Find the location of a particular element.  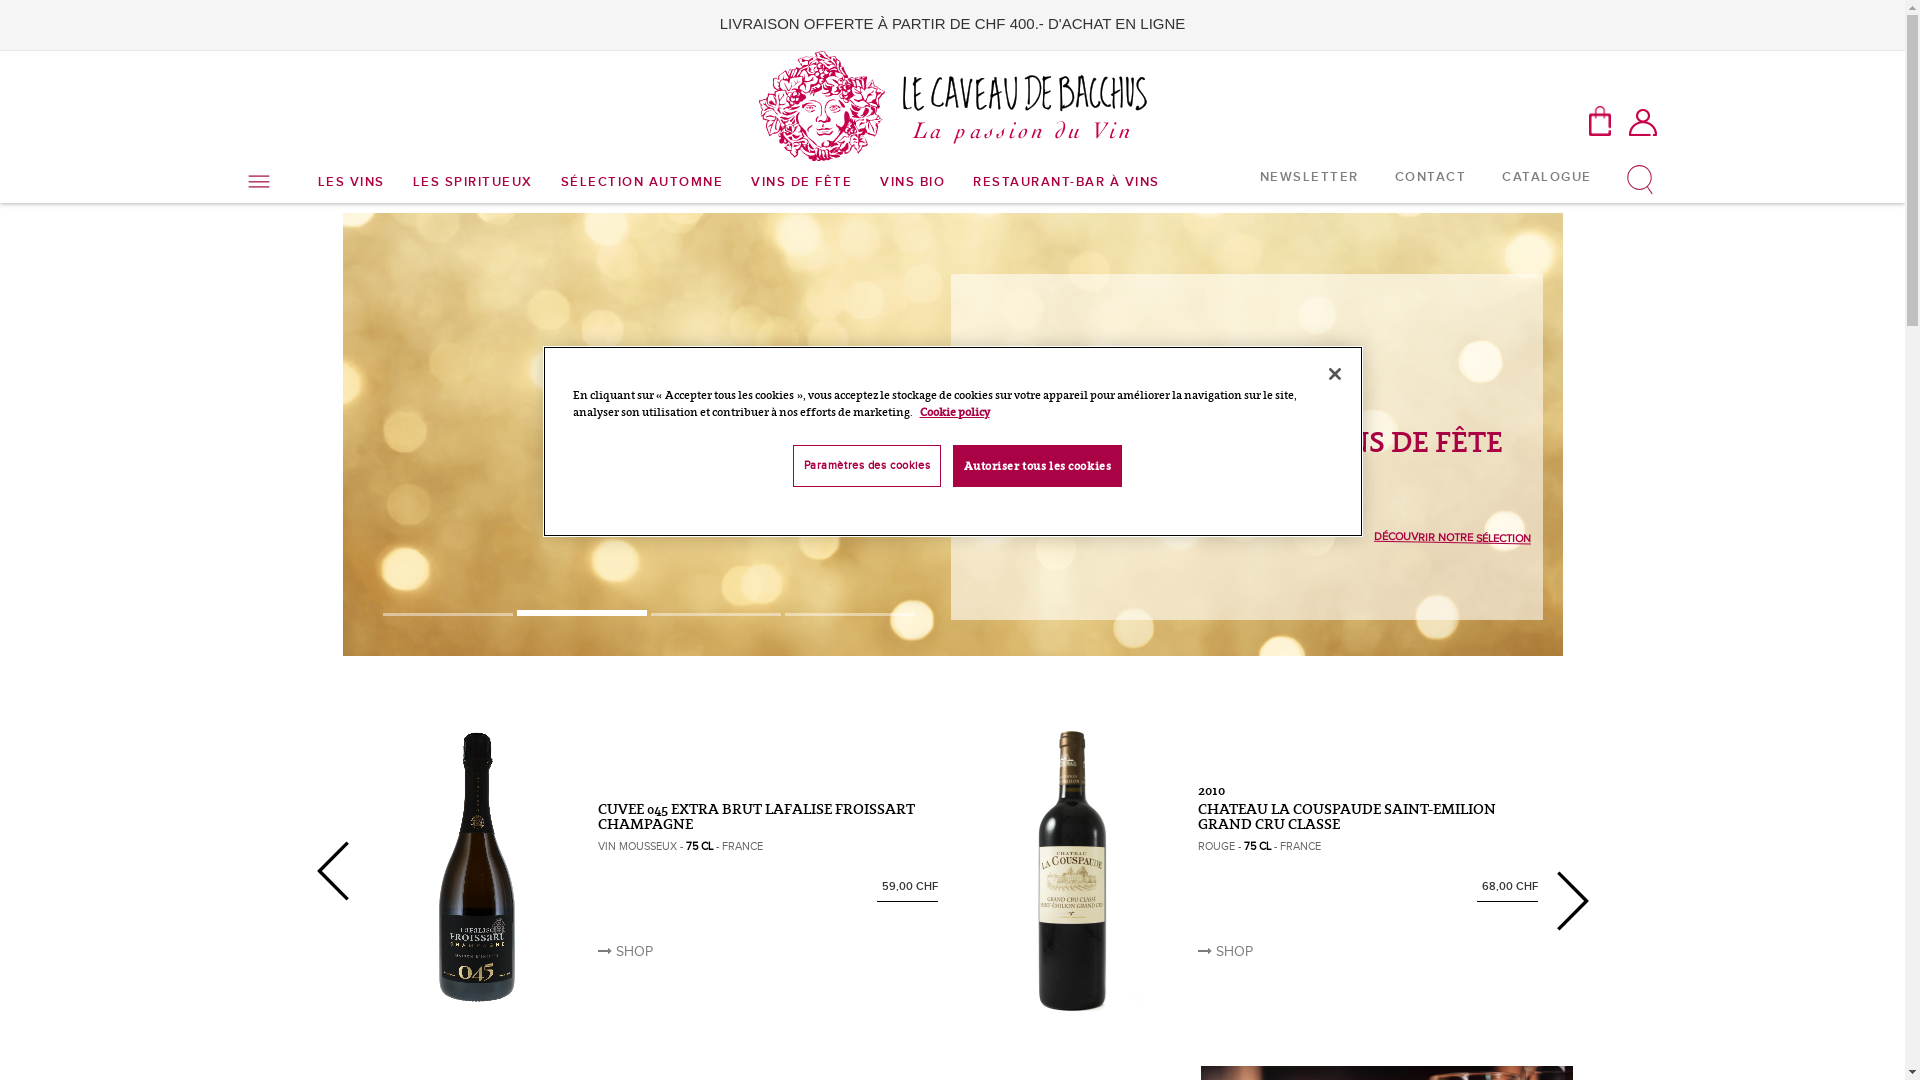

'MON PANIER' is located at coordinates (1598, 120).